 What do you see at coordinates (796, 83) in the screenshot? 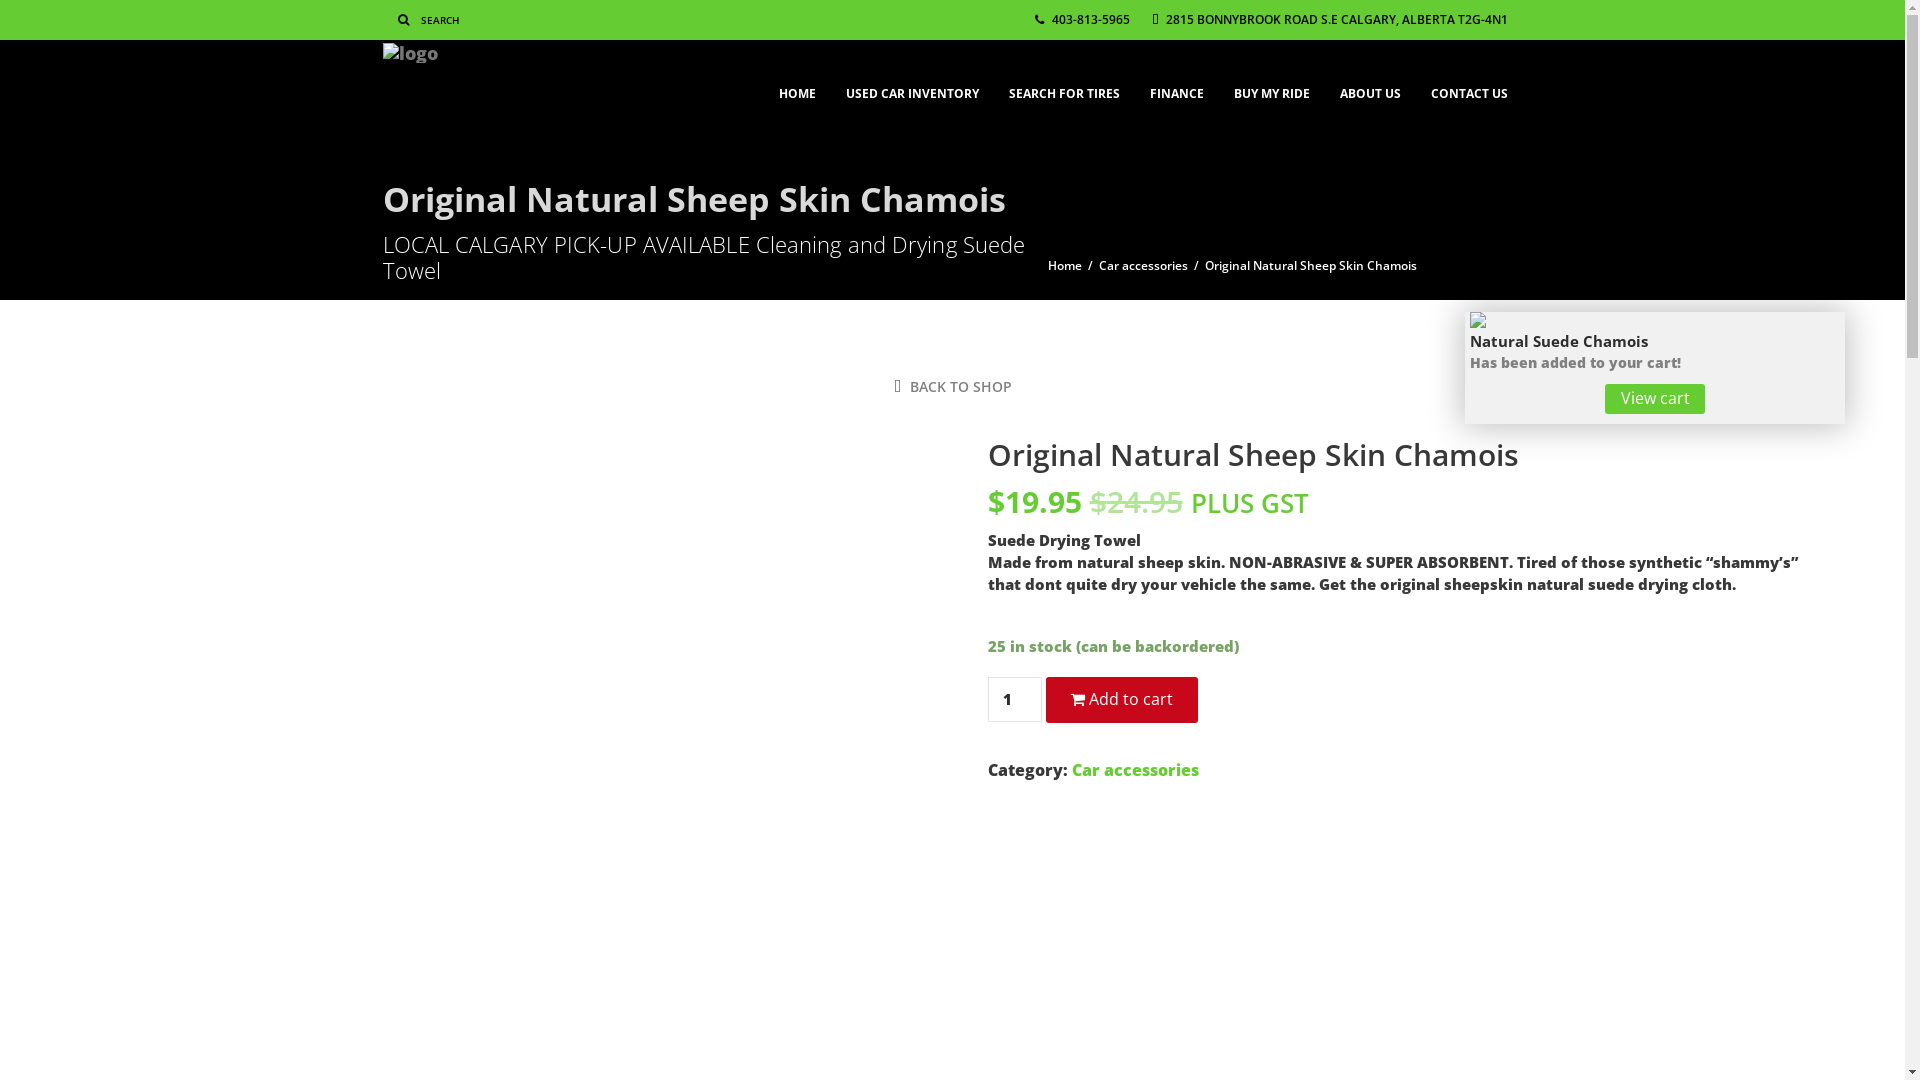
I see `'HOME'` at bounding box center [796, 83].